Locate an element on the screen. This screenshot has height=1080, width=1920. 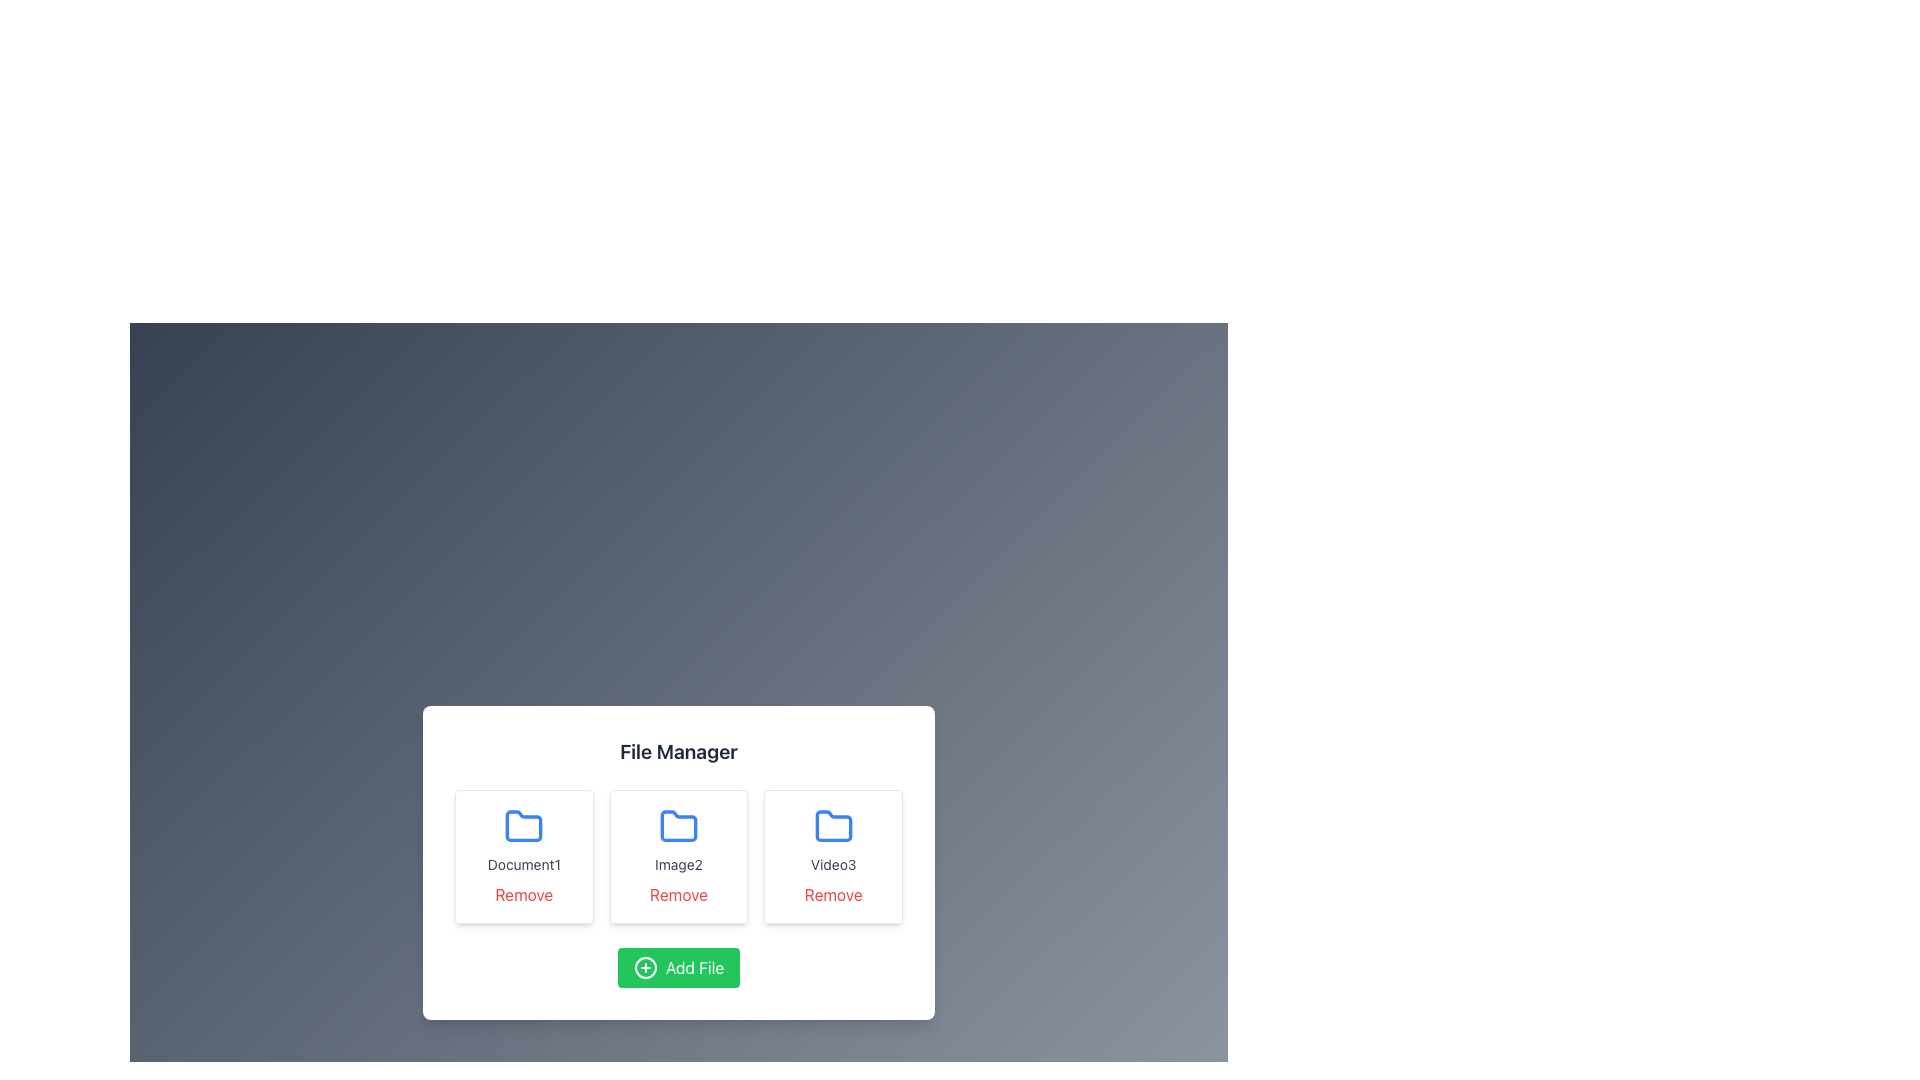
the icon or label of the second file item in the grid layout of the 'File Manager' interface, which is positioned between 'Document1' and 'Video3' is located at coordinates (678, 855).